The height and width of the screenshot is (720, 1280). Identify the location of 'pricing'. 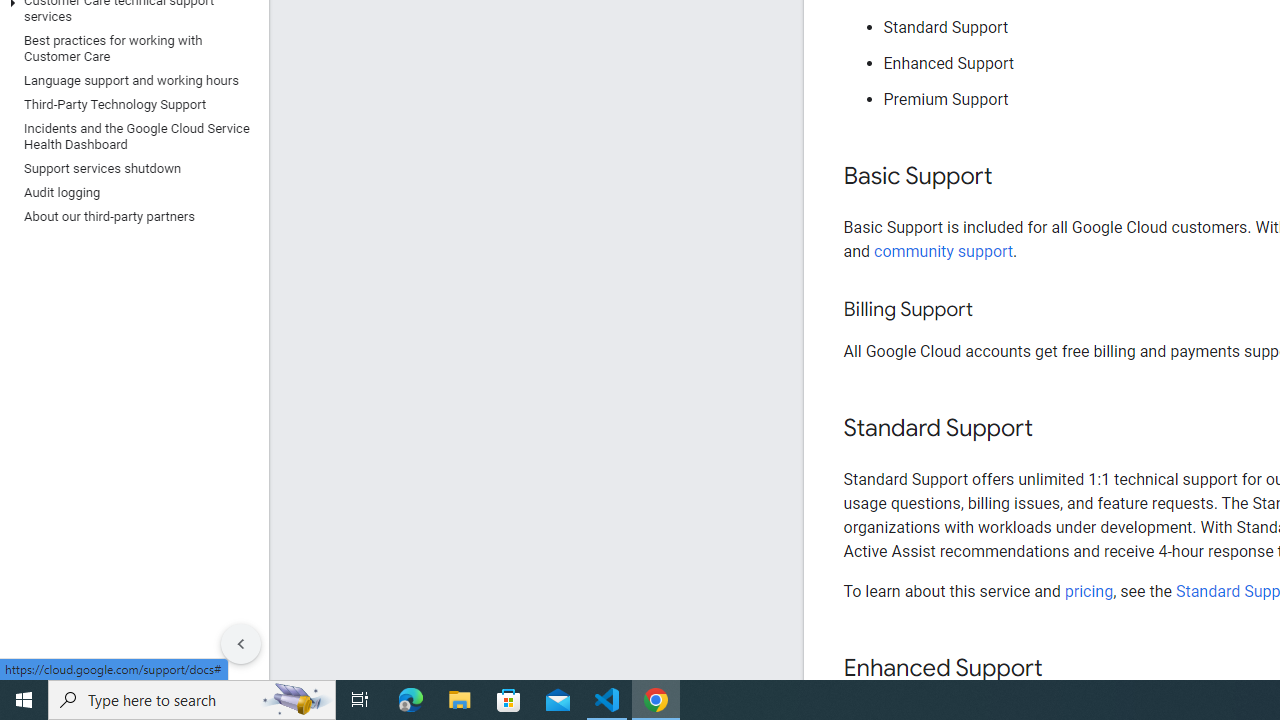
(1087, 590).